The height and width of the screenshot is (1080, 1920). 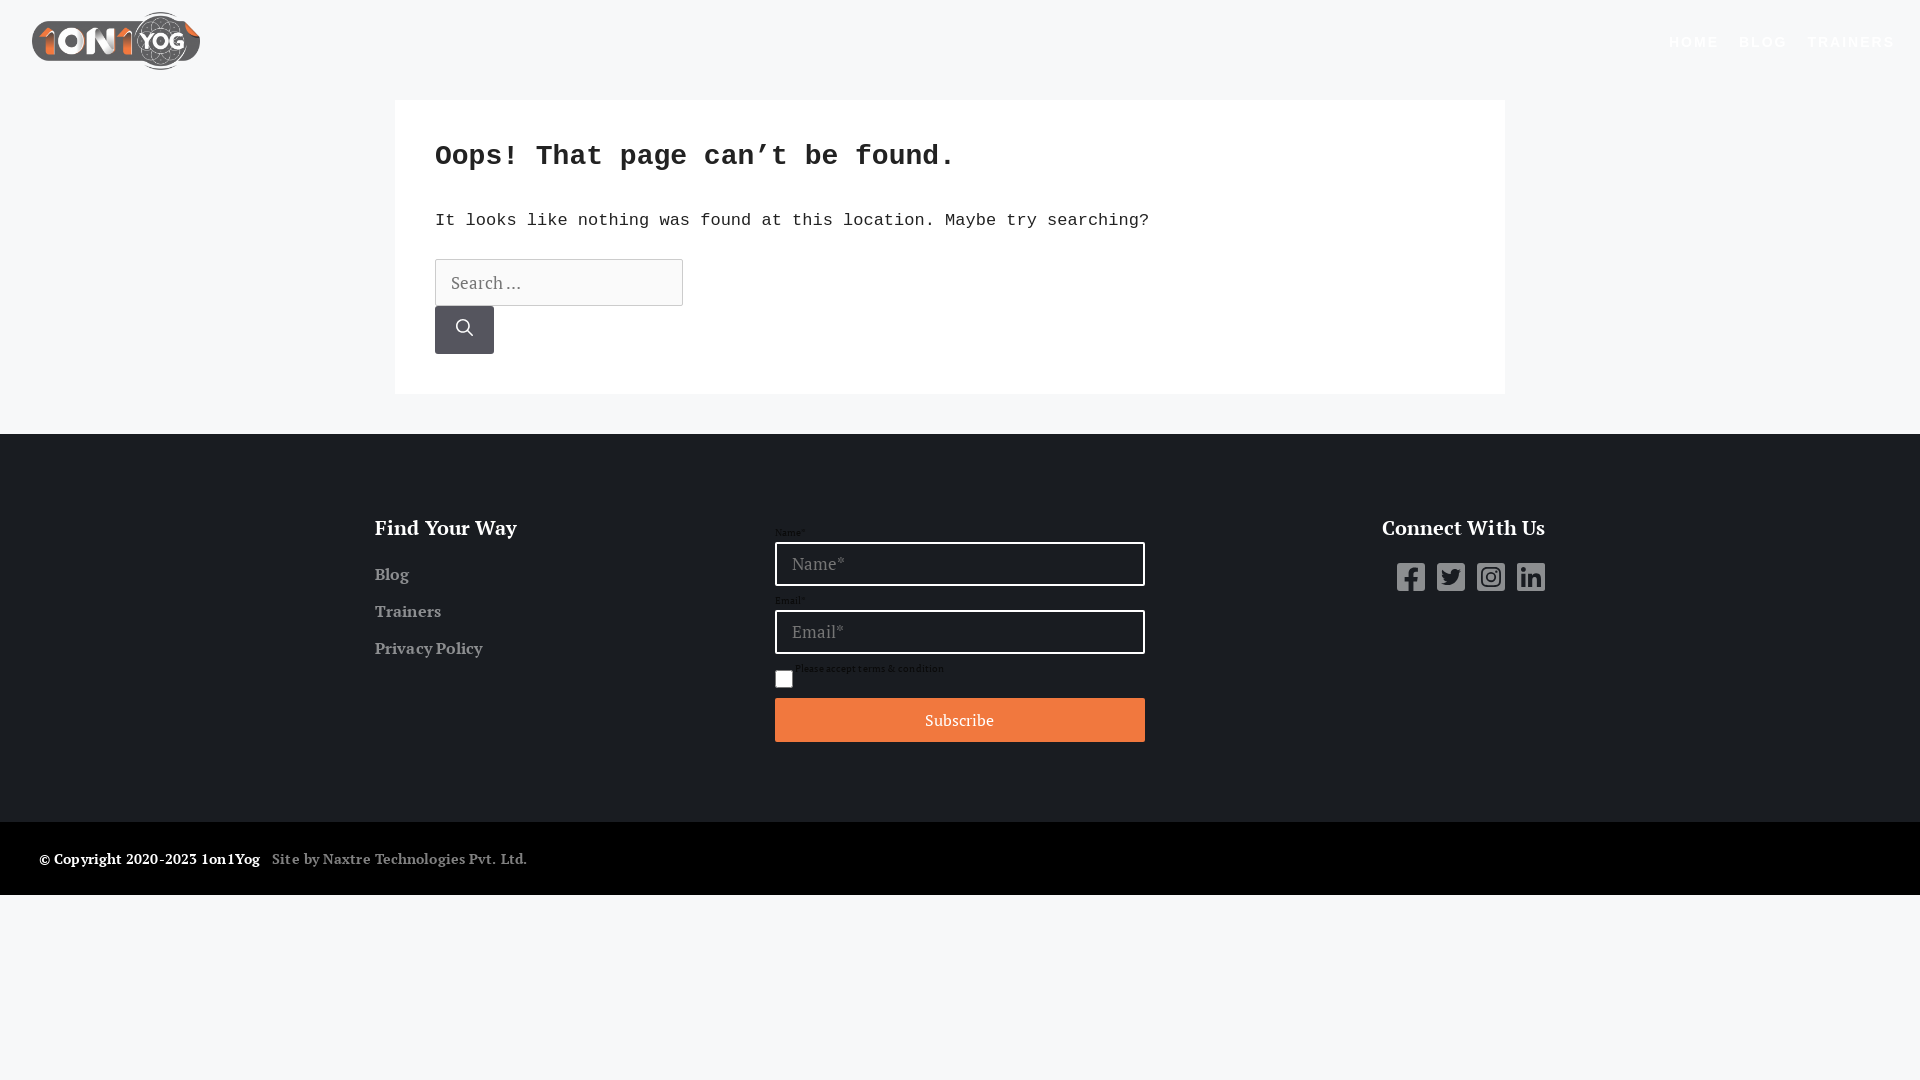 What do you see at coordinates (374, 574) in the screenshot?
I see `'Blog'` at bounding box center [374, 574].